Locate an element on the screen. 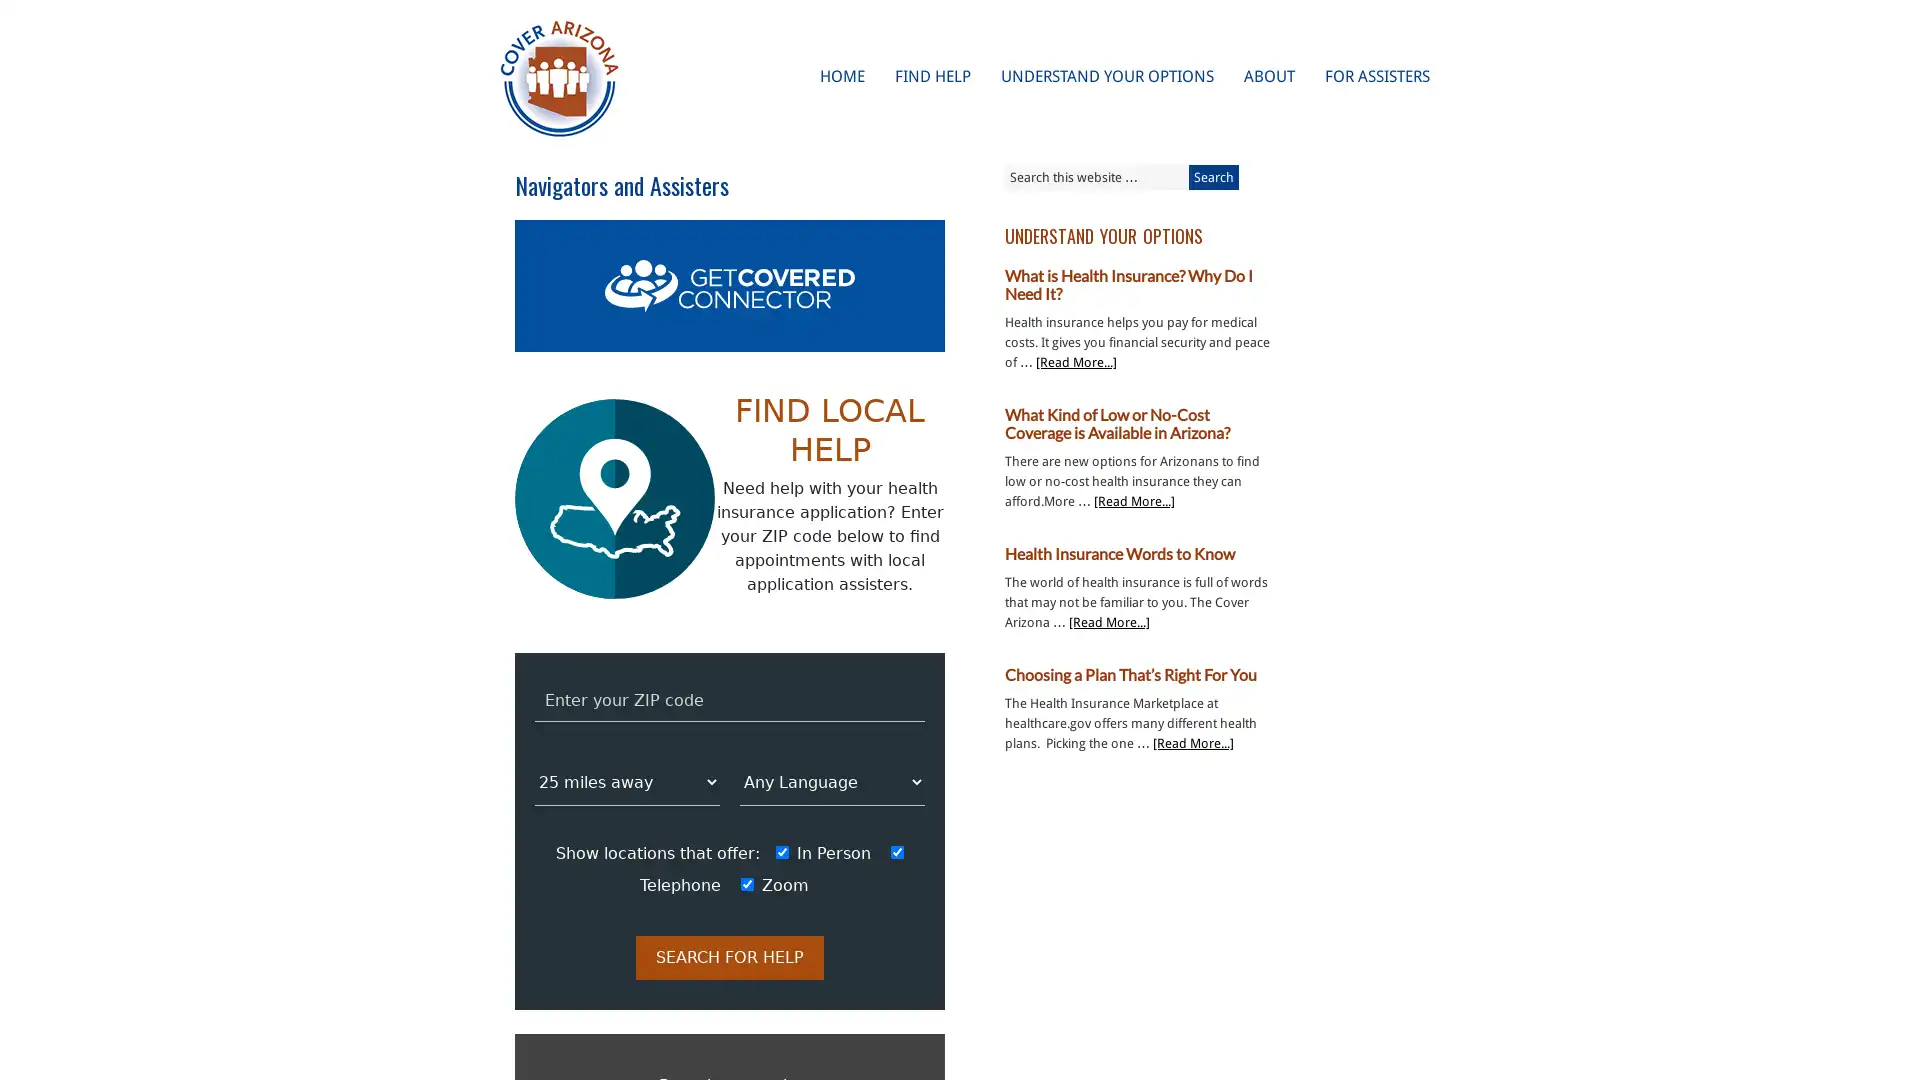 The width and height of the screenshot is (1920, 1080). Search is located at coordinates (1213, 176).